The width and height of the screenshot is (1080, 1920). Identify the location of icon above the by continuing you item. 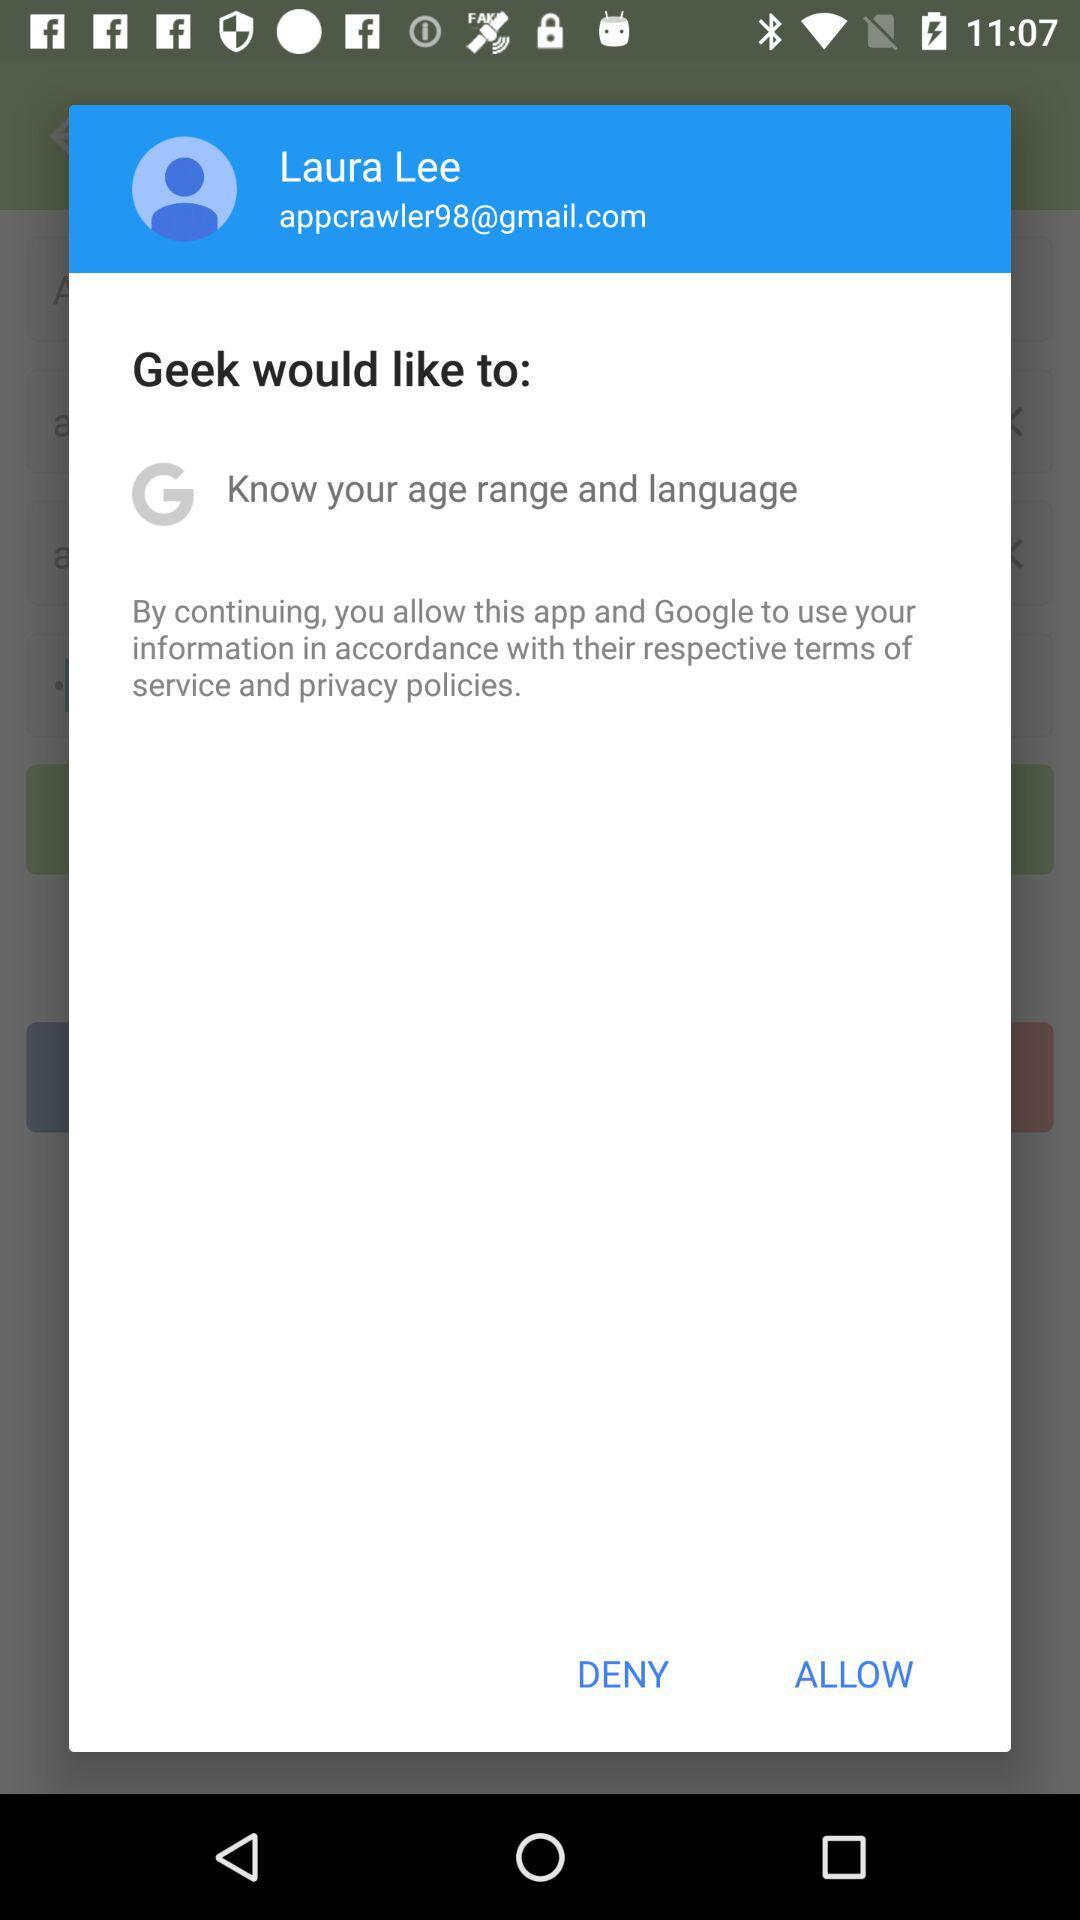
(511, 487).